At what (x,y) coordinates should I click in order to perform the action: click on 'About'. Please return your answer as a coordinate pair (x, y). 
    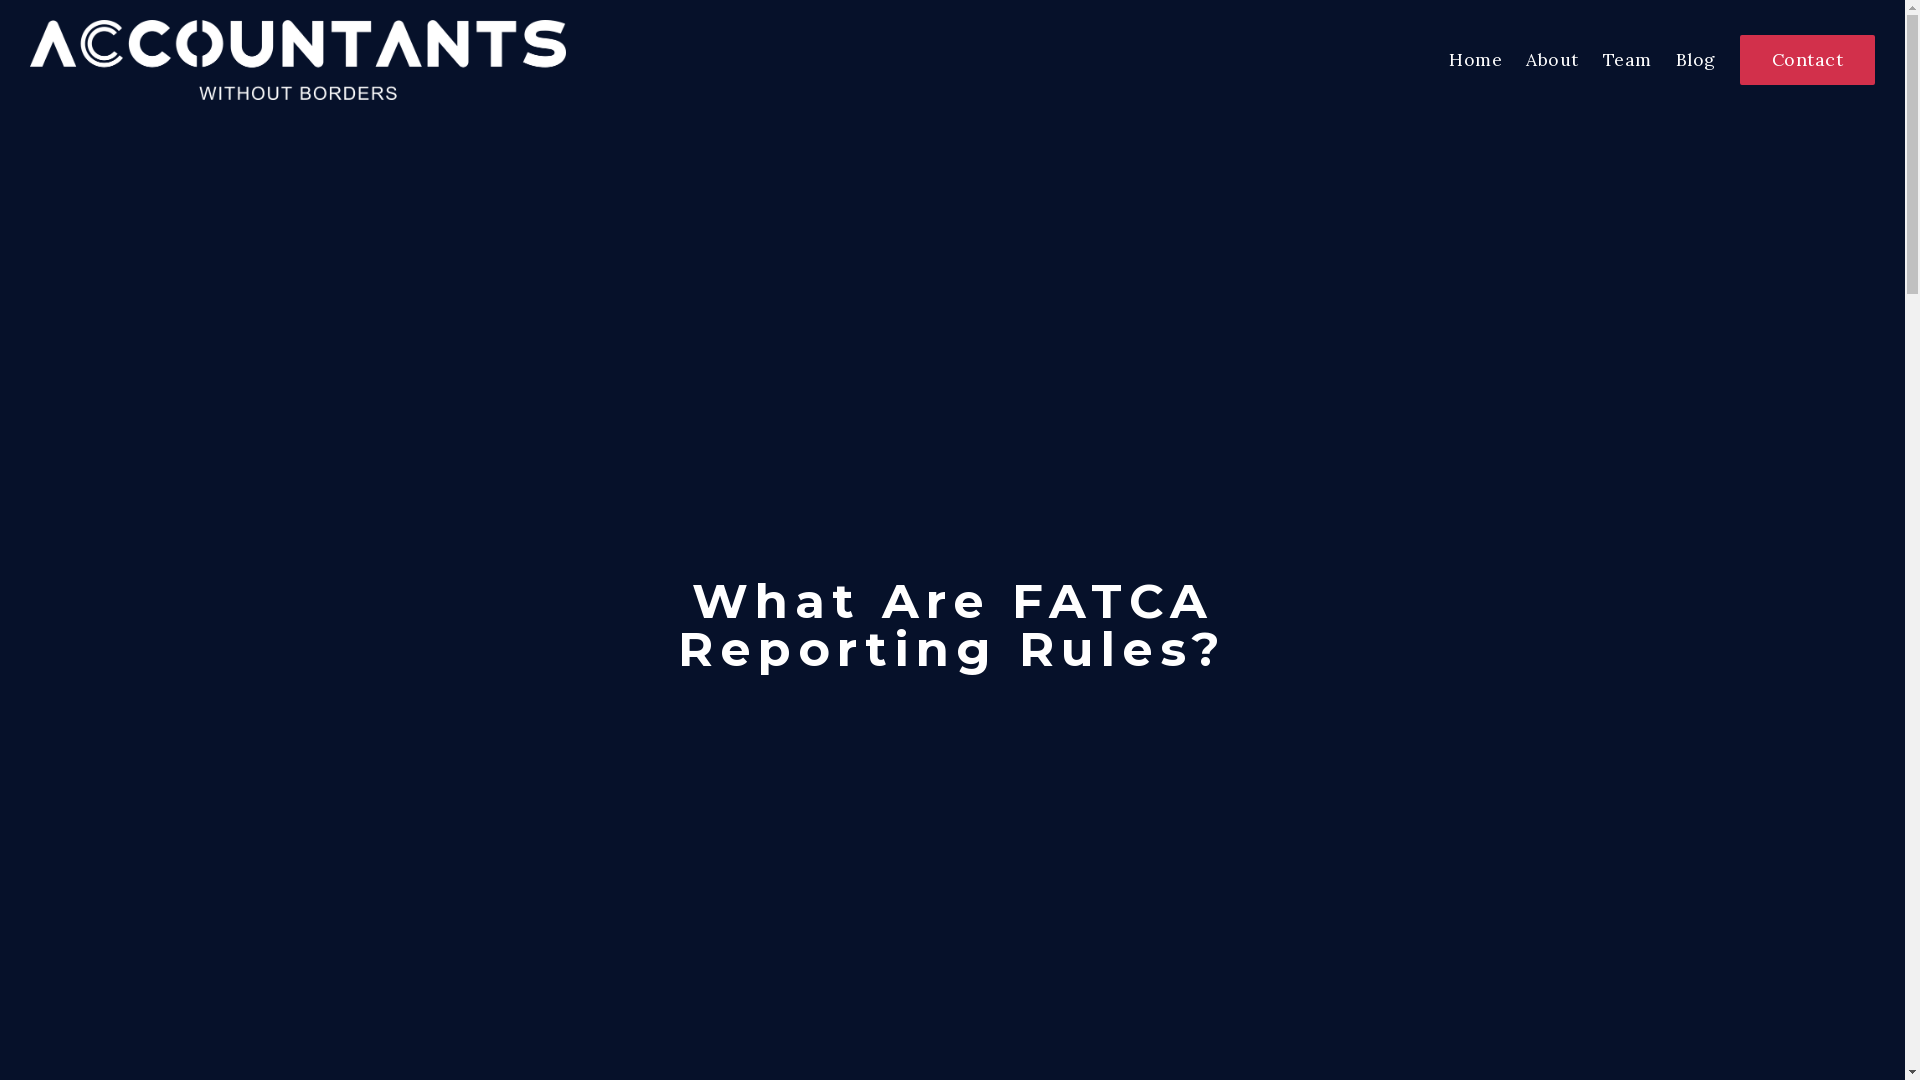
    Looking at the image, I should click on (1551, 58).